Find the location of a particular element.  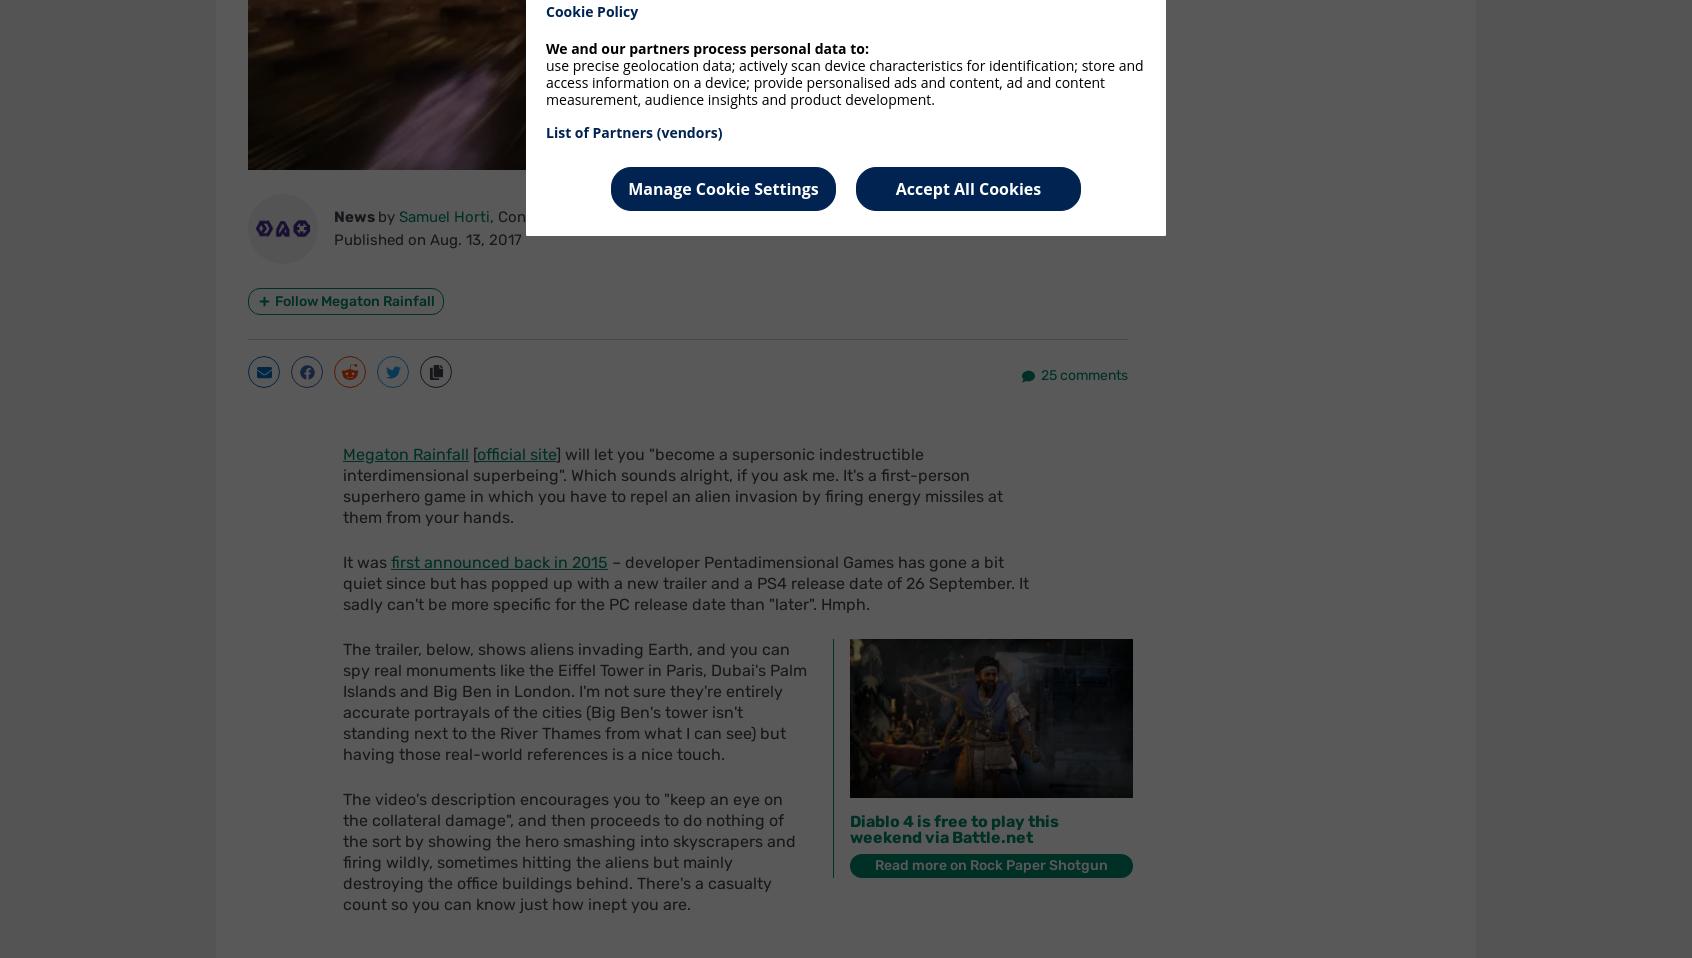

'Aug. 13, 2017' is located at coordinates (474, 238).